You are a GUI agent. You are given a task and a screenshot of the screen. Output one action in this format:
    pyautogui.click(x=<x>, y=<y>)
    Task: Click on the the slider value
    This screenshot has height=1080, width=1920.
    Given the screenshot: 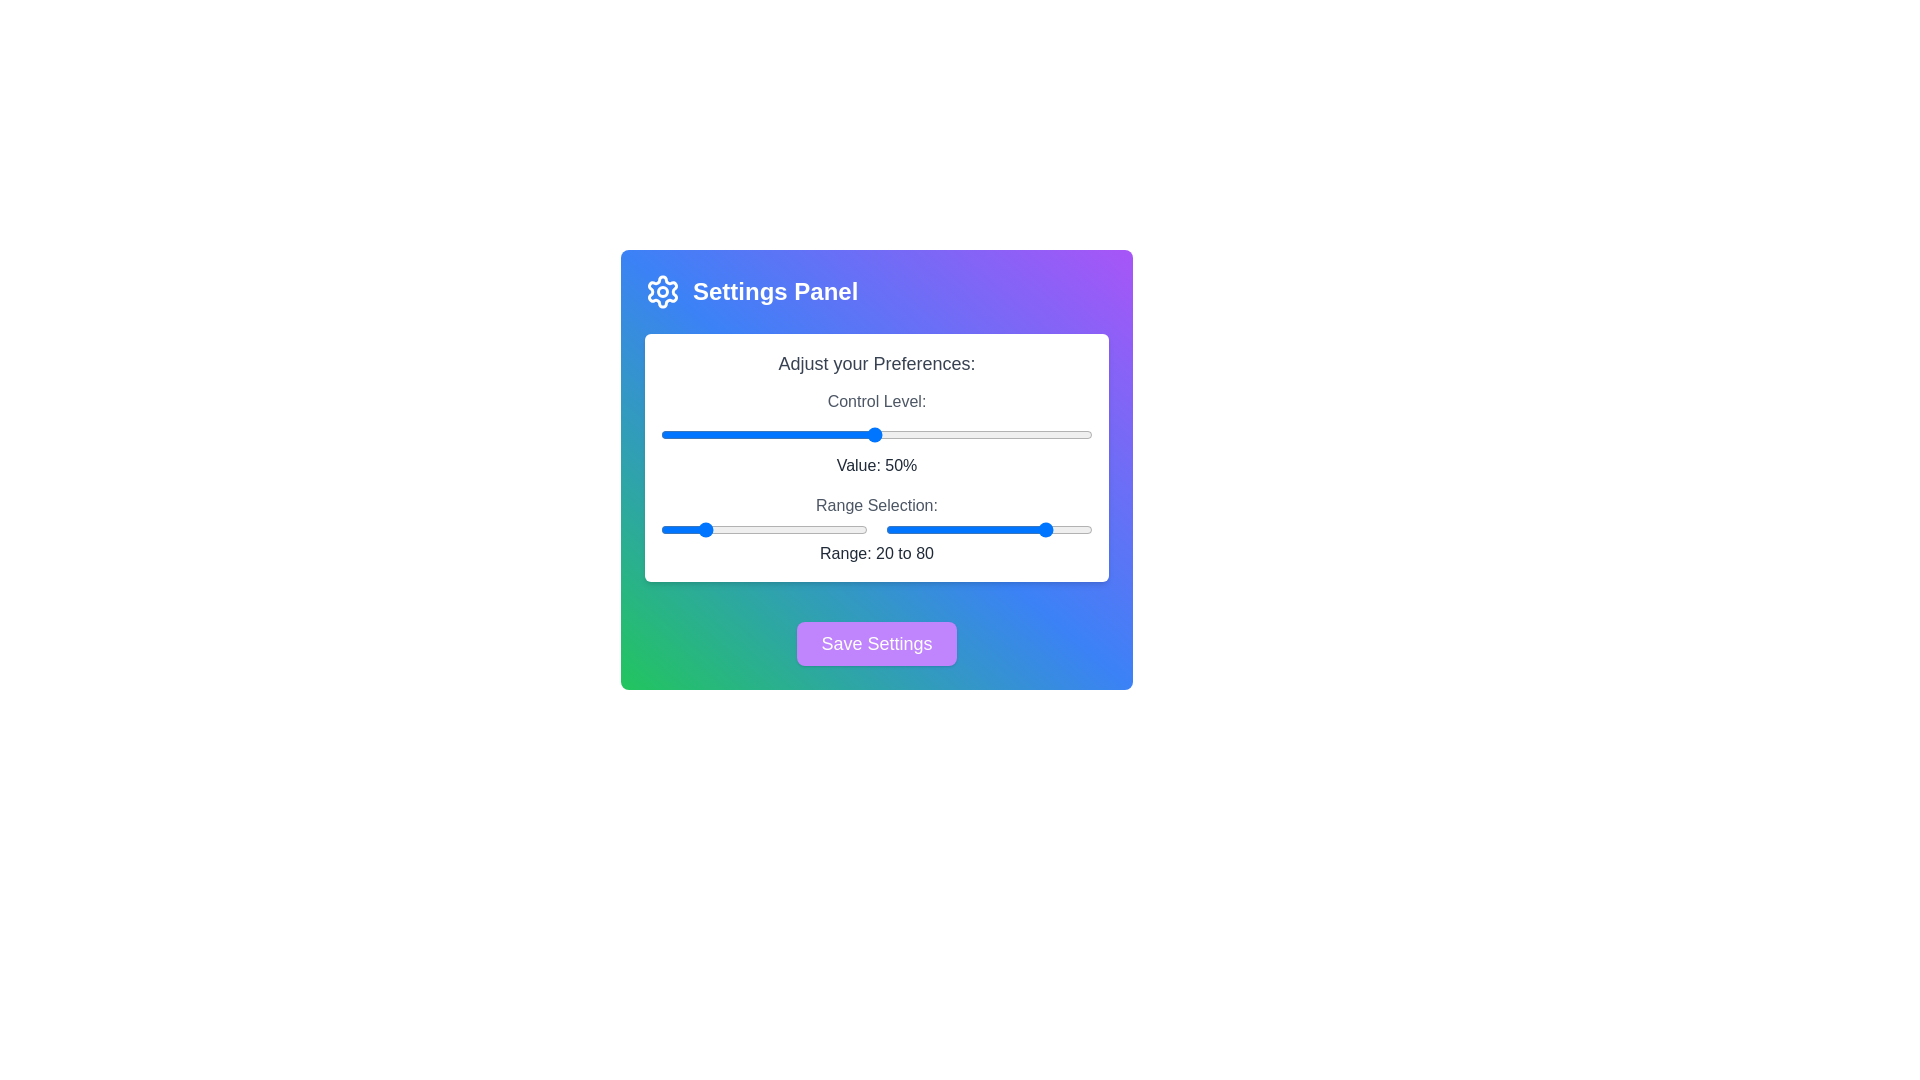 What is the action you would take?
    pyautogui.click(x=939, y=434)
    